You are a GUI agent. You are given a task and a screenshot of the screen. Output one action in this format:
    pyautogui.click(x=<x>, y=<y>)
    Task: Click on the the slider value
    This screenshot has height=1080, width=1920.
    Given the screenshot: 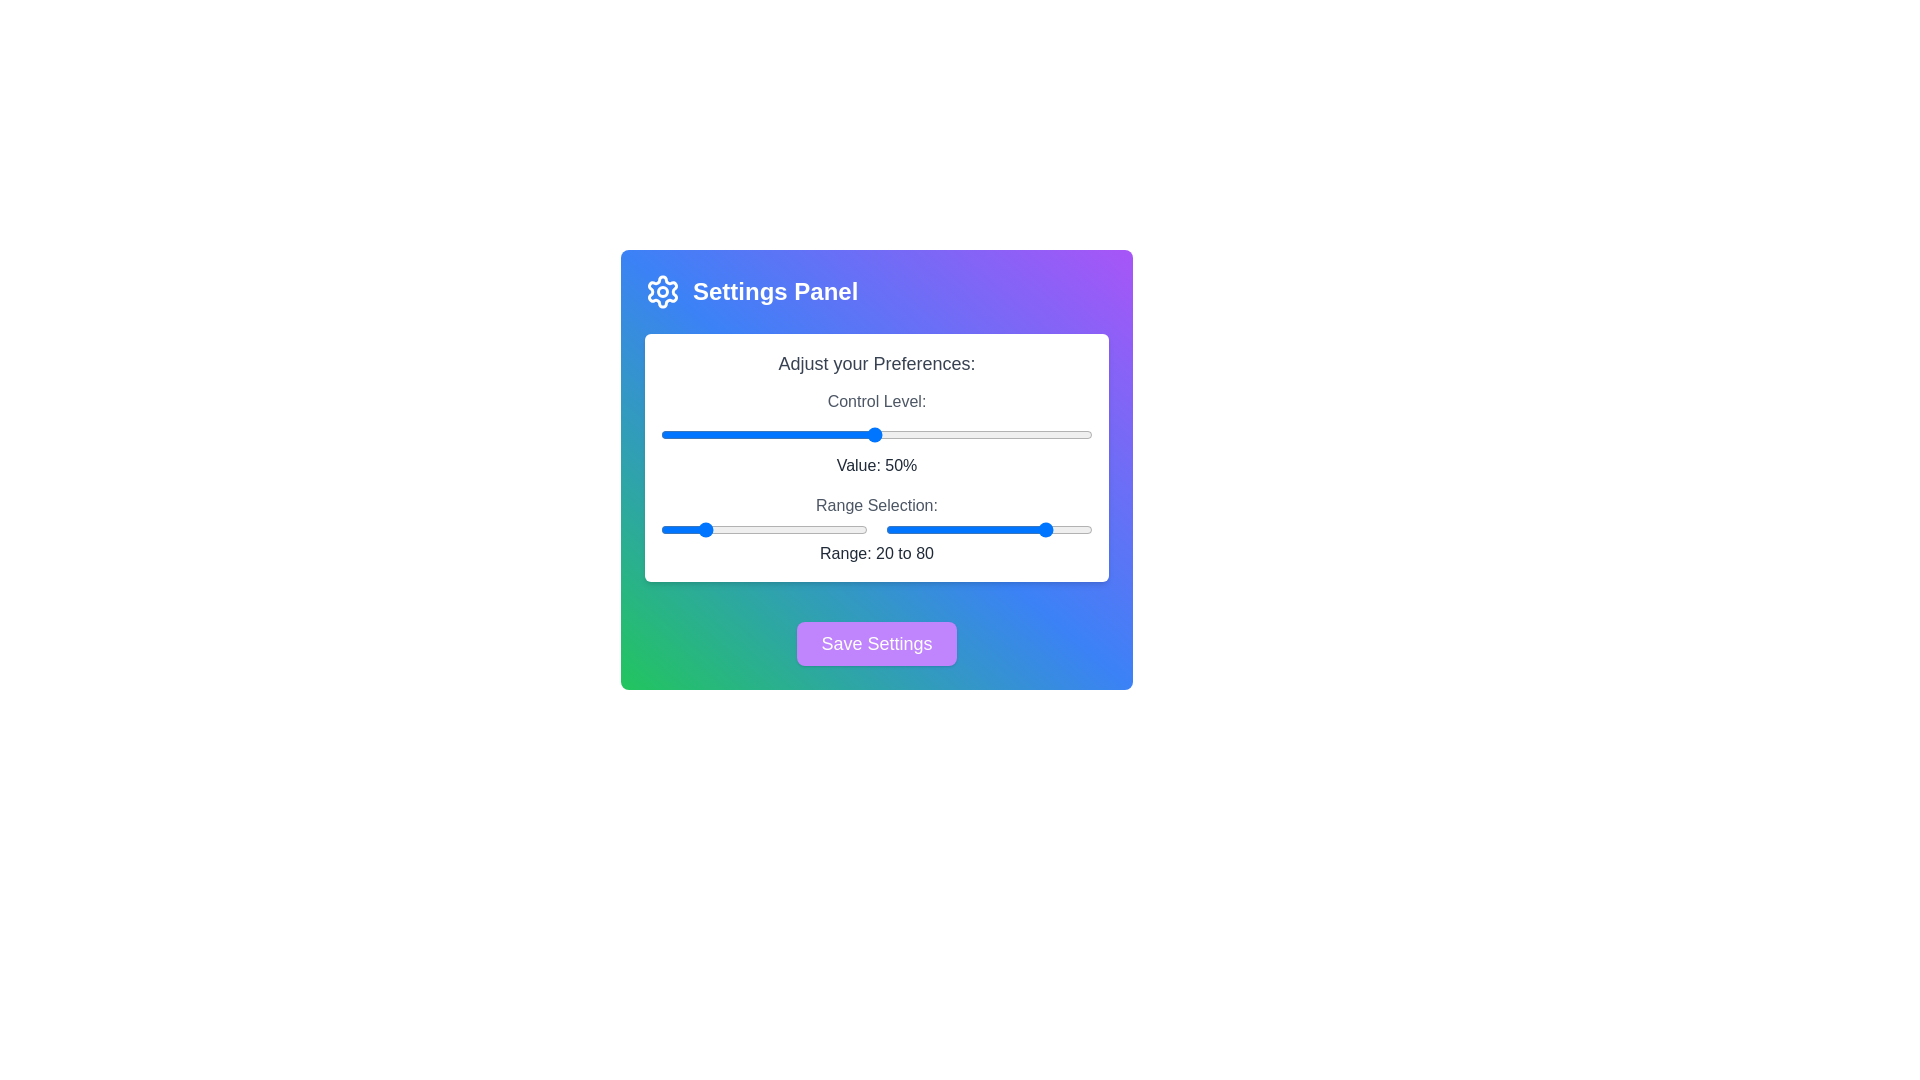 What is the action you would take?
    pyautogui.click(x=939, y=434)
    